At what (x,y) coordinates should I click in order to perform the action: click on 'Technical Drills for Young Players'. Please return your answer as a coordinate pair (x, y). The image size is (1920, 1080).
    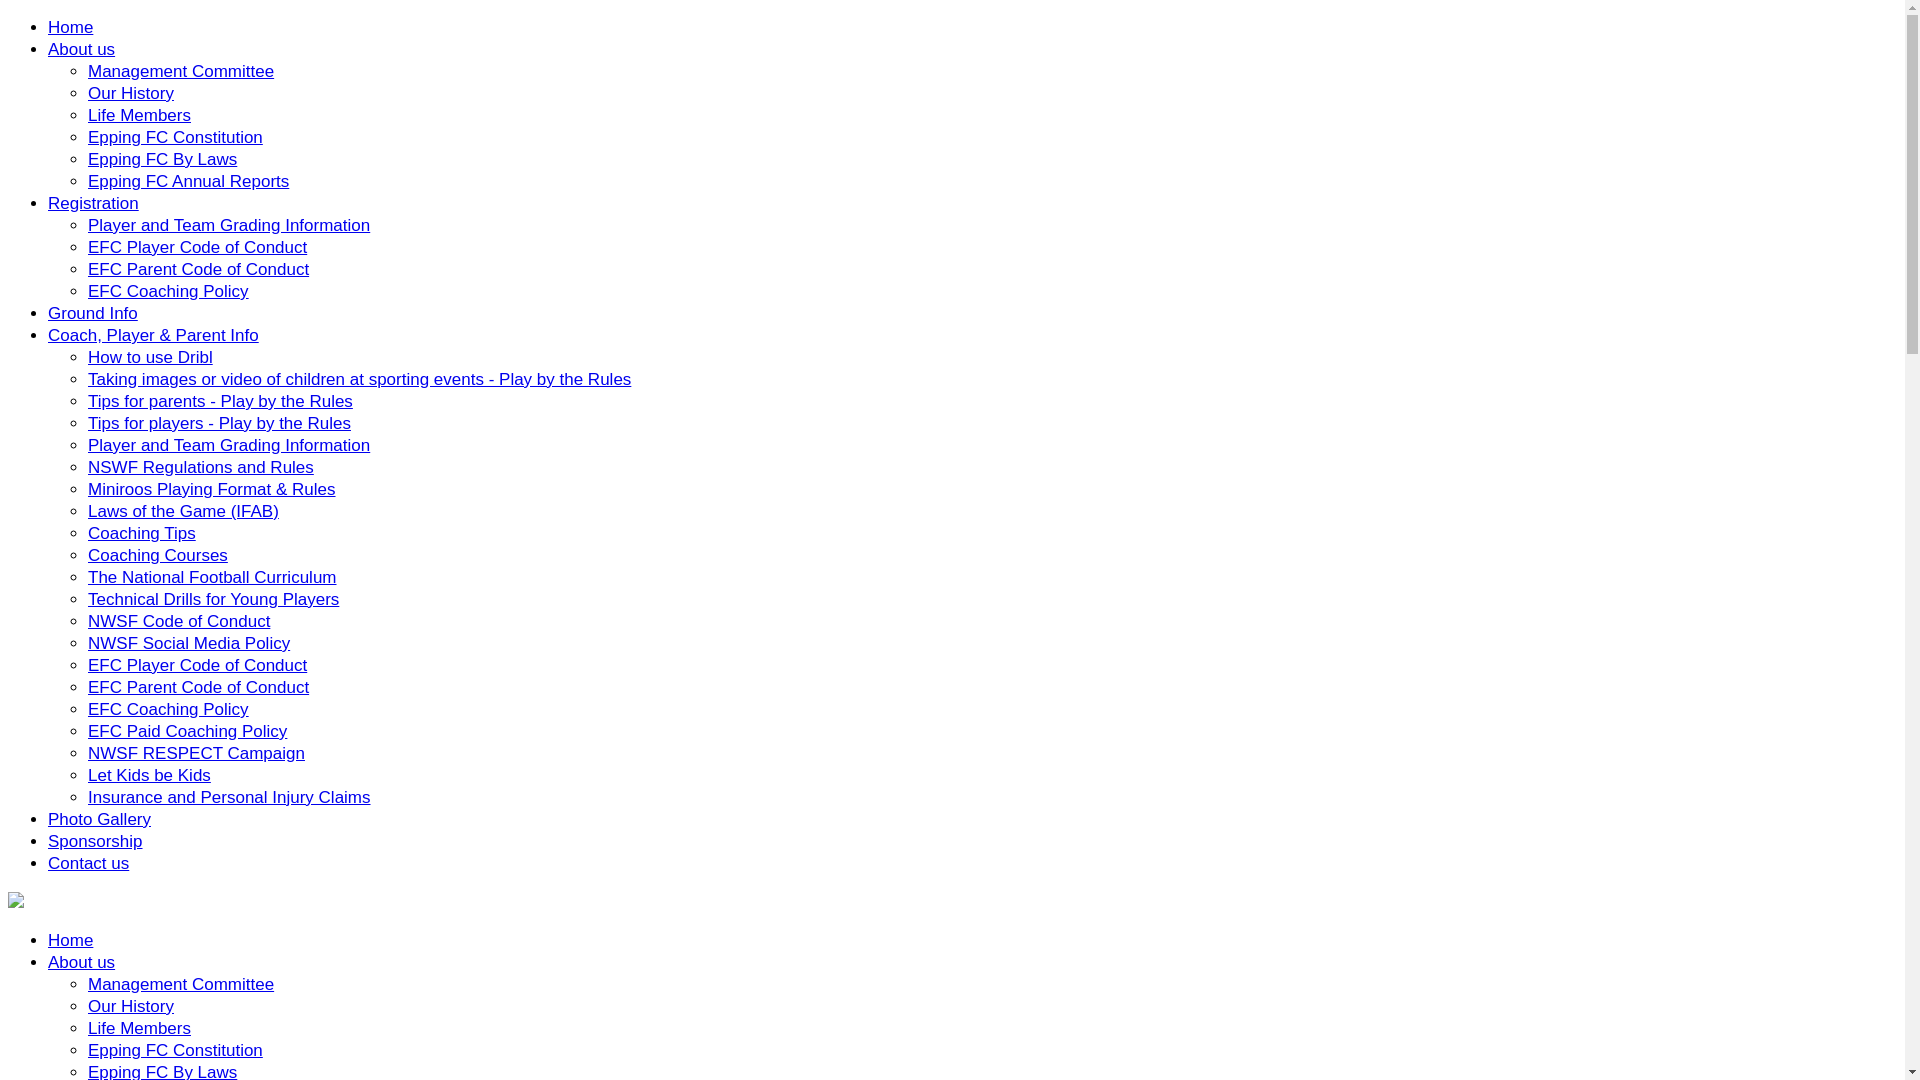
    Looking at the image, I should click on (213, 598).